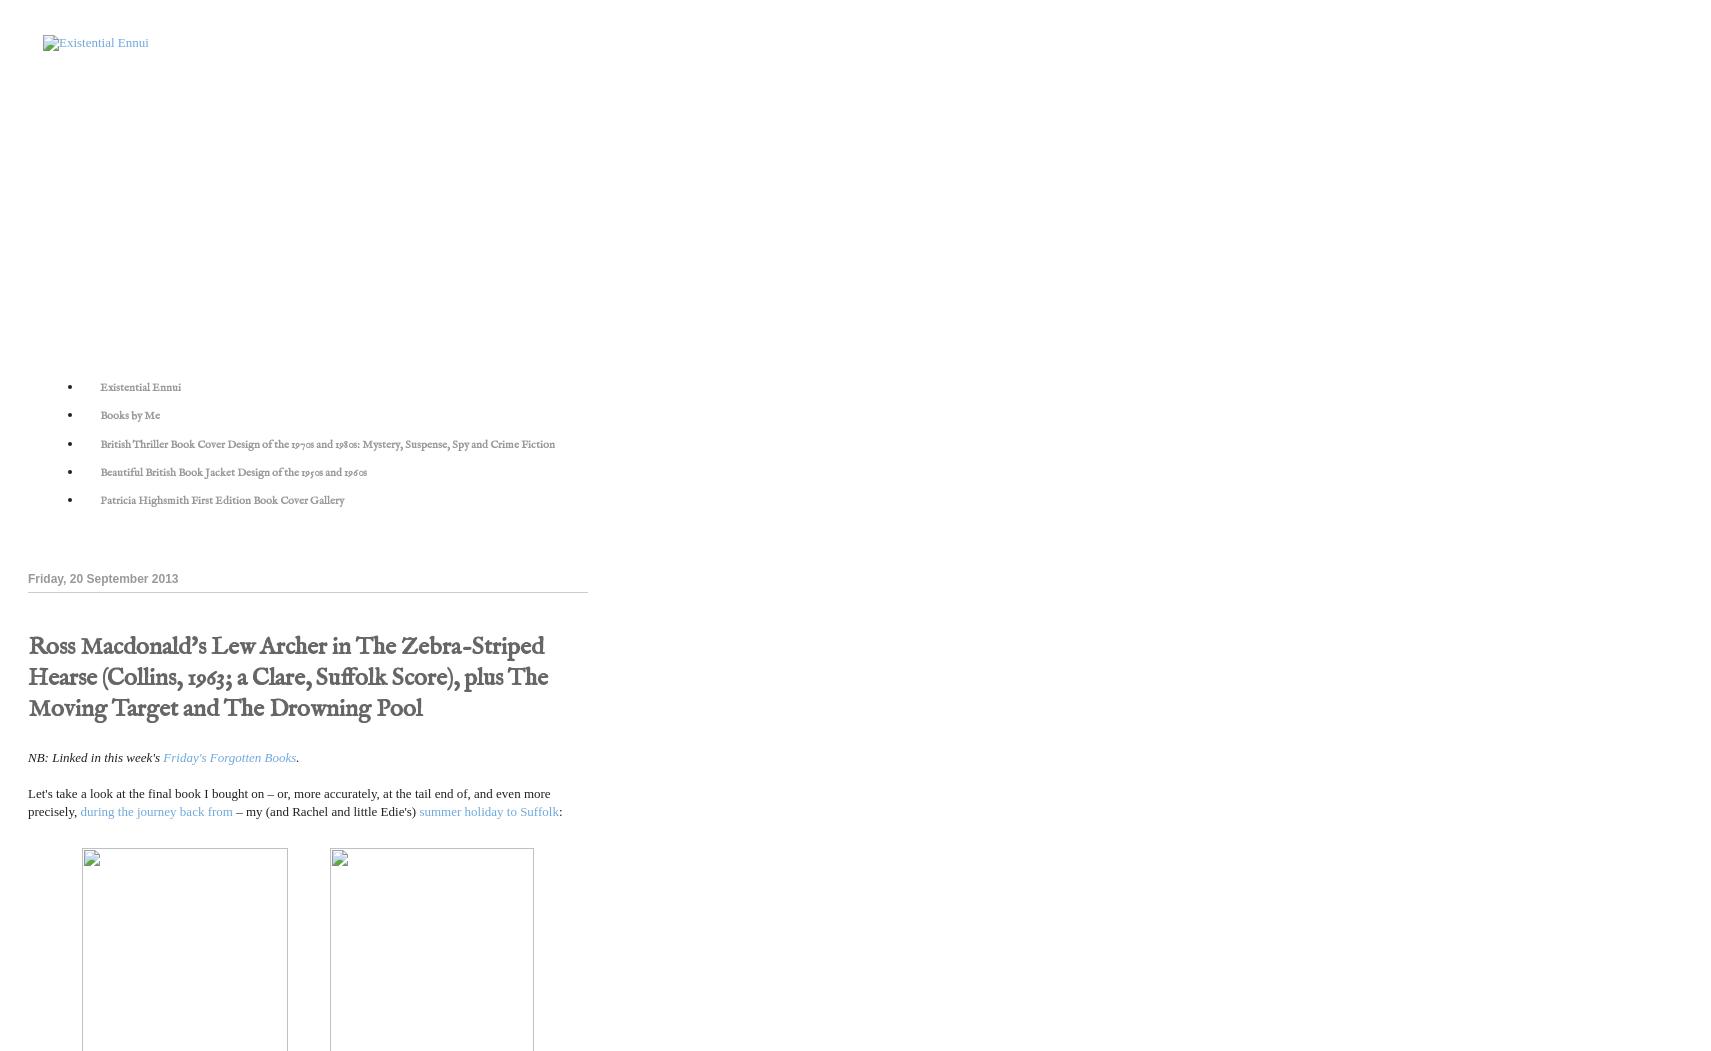 This screenshot has width=1711, height=1051. Describe the element at coordinates (94, 756) in the screenshot. I see `'NB: Linked in this week's'` at that location.